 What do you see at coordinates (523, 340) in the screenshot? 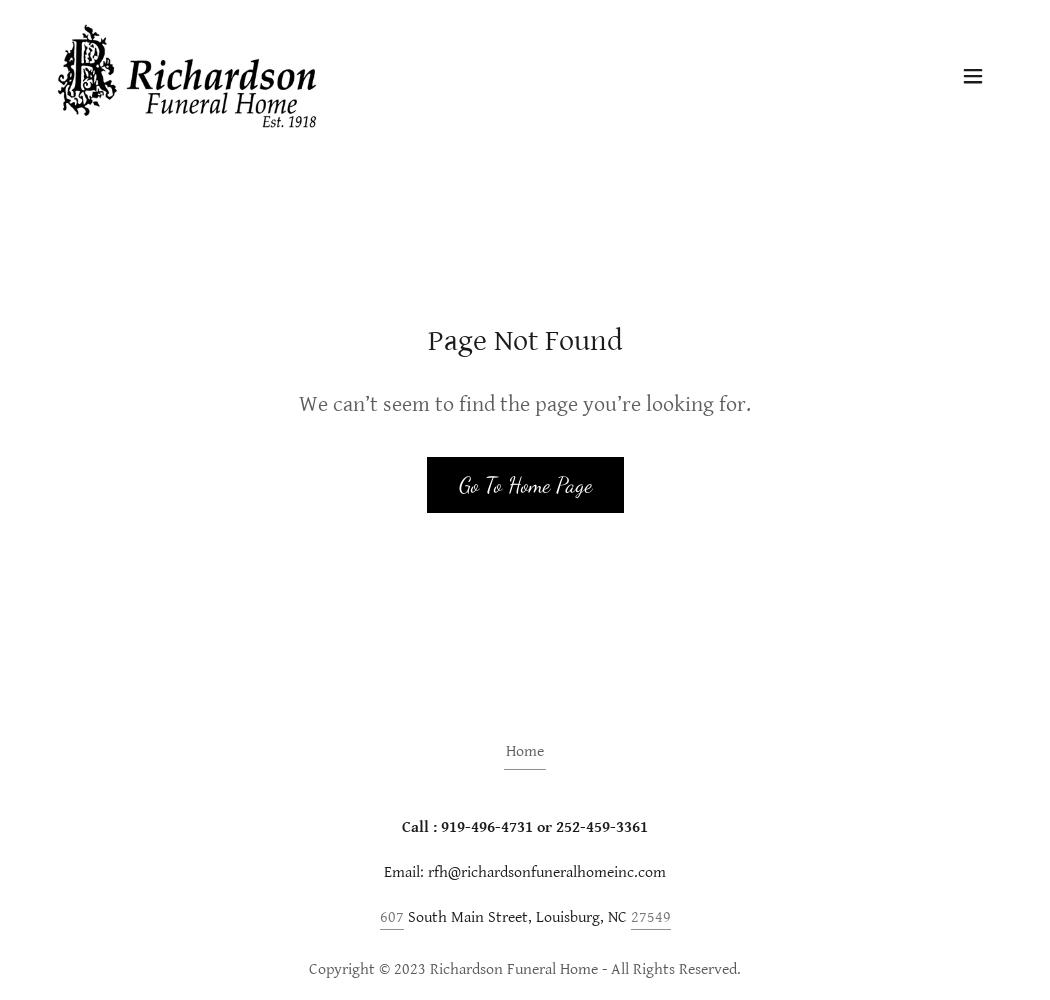
I see `'Page Not Found'` at bounding box center [523, 340].